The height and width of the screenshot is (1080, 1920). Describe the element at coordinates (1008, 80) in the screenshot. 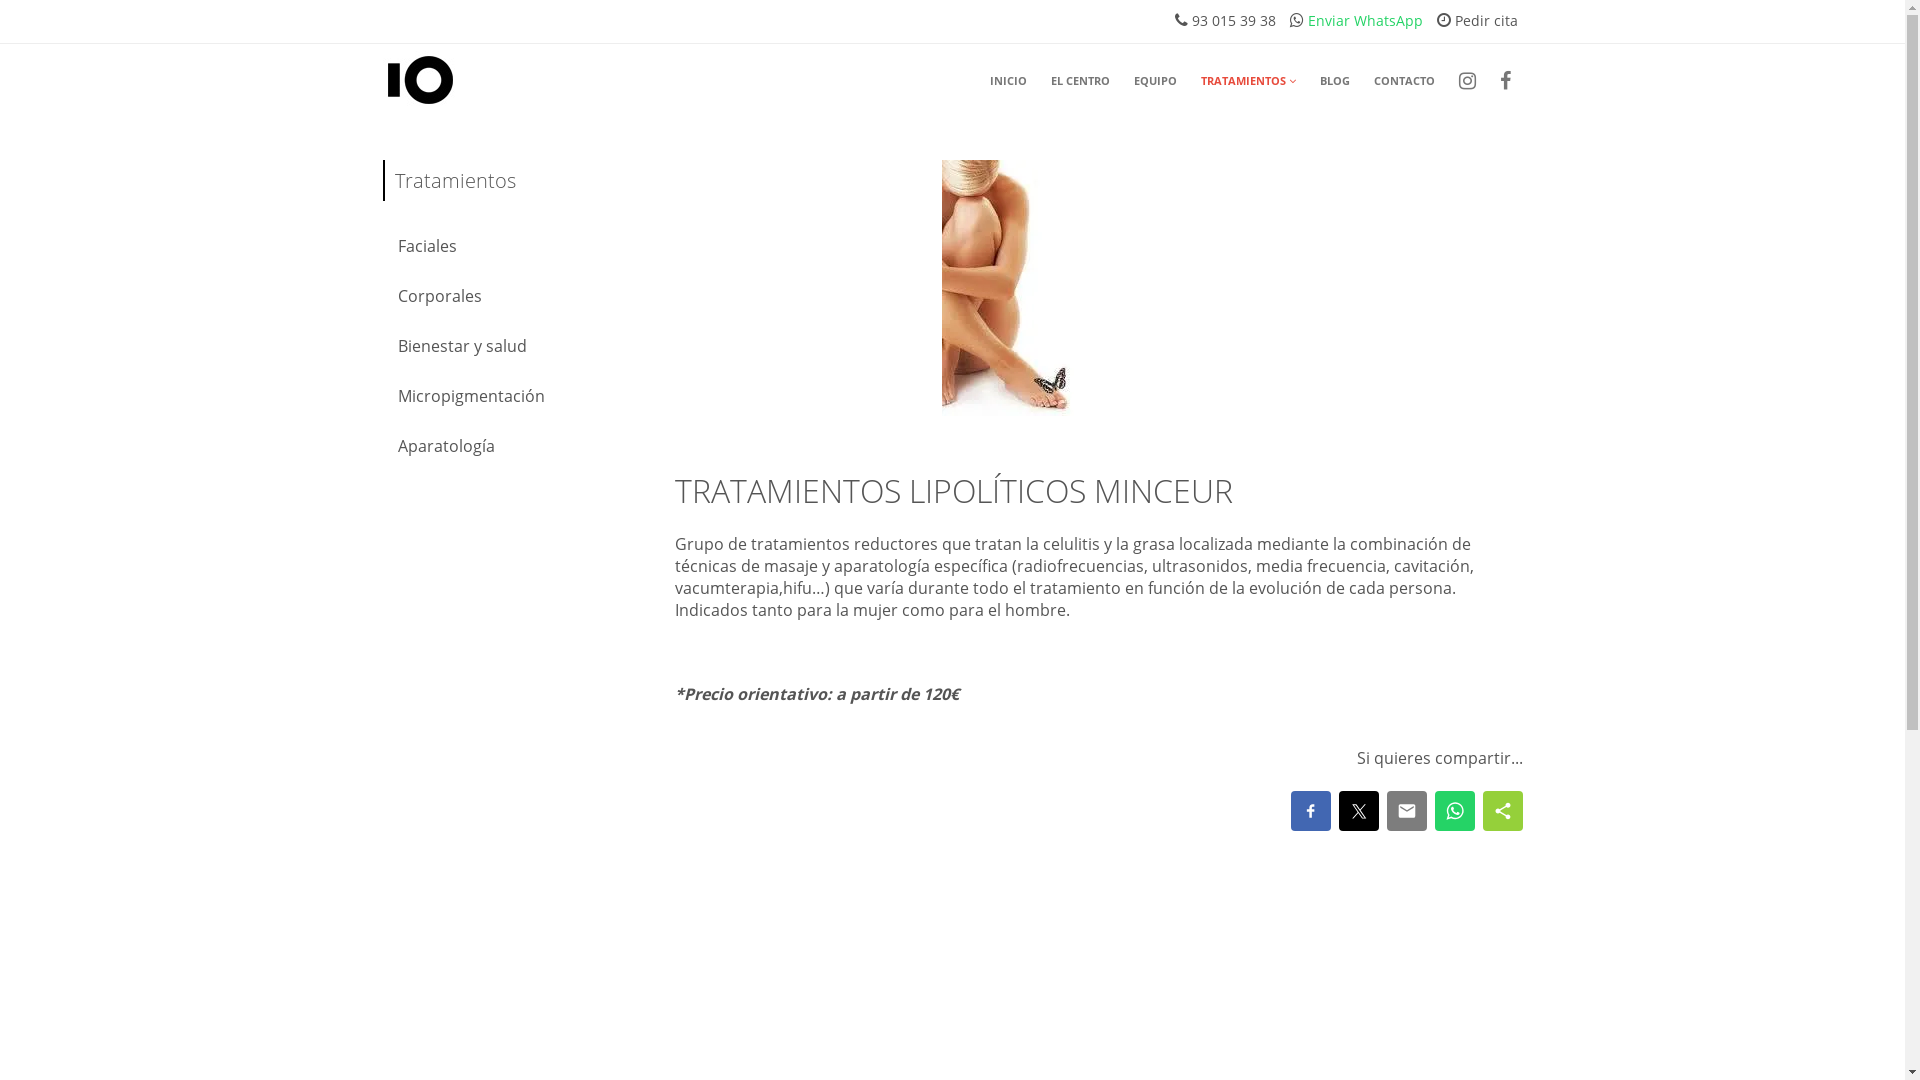

I see `'INICIO'` at that location.